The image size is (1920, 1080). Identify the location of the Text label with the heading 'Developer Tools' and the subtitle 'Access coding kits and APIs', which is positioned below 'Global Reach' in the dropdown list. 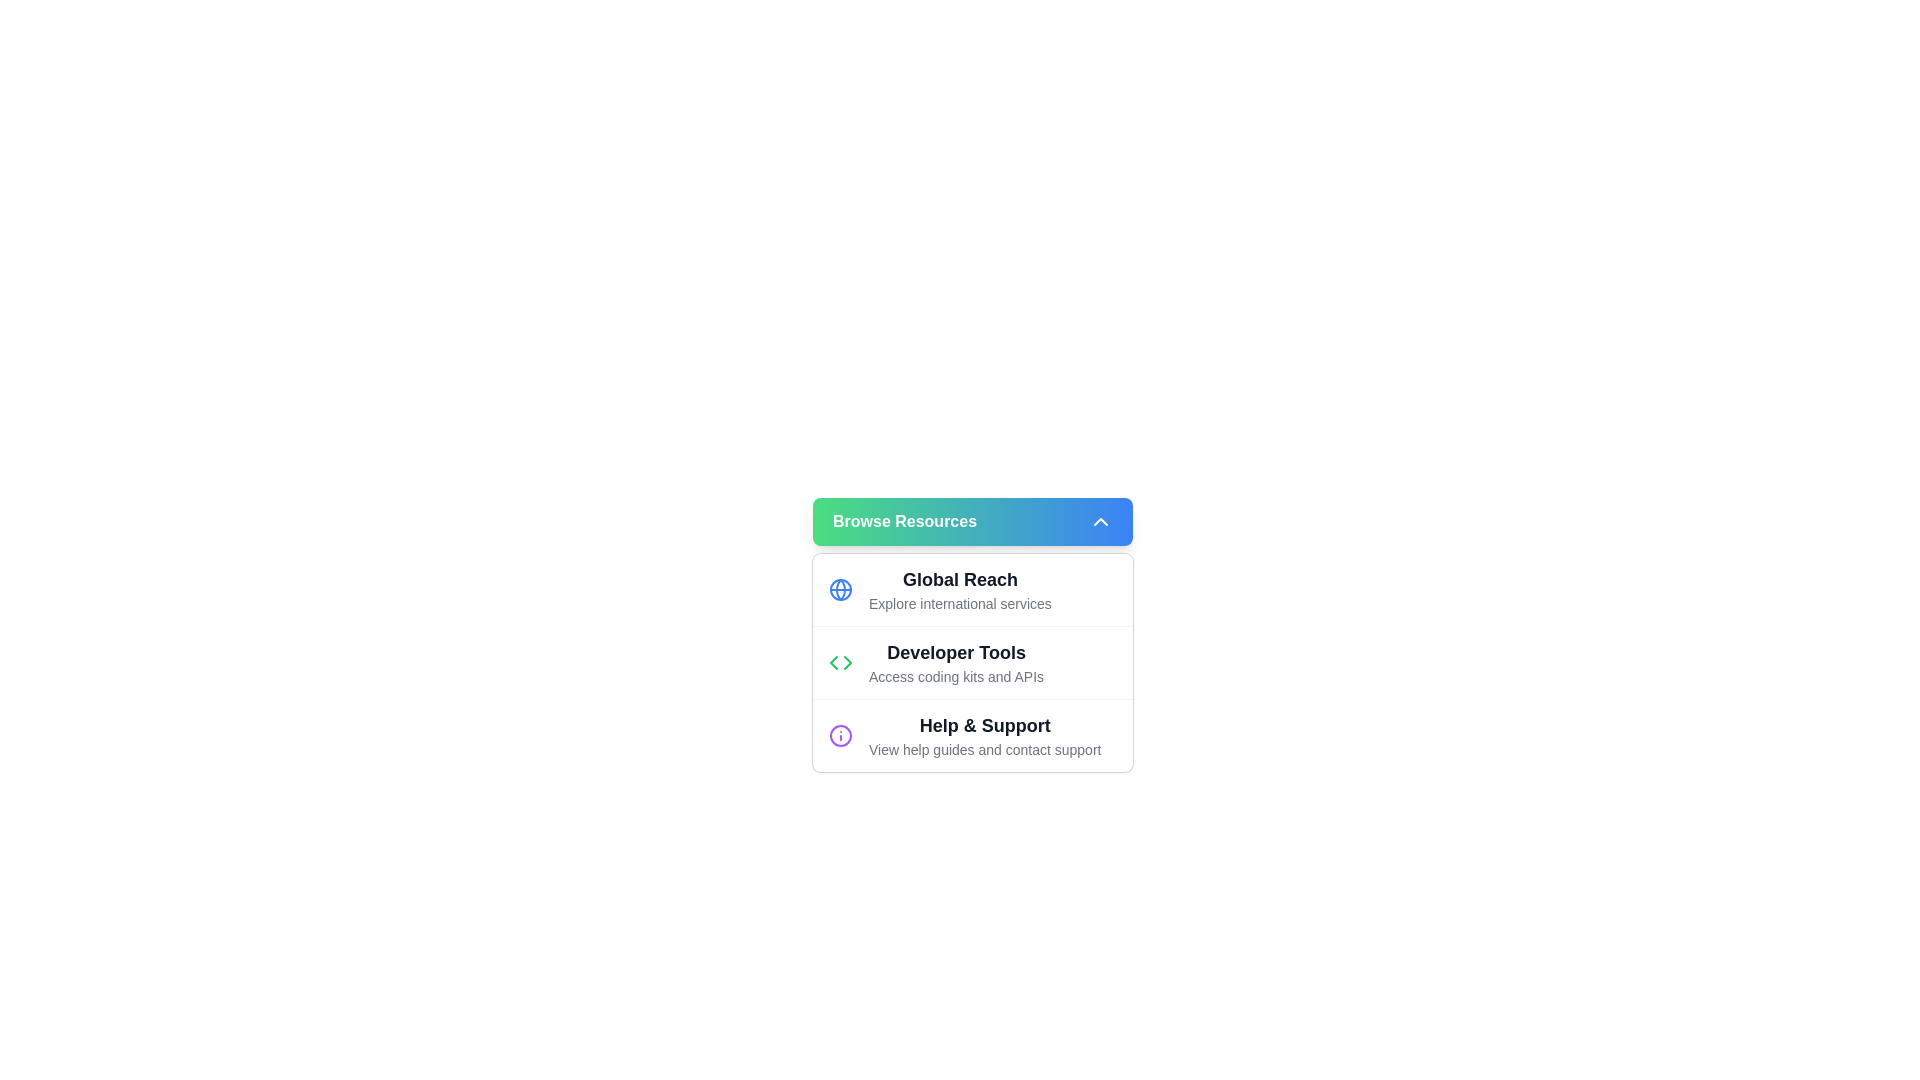
(955, 663).